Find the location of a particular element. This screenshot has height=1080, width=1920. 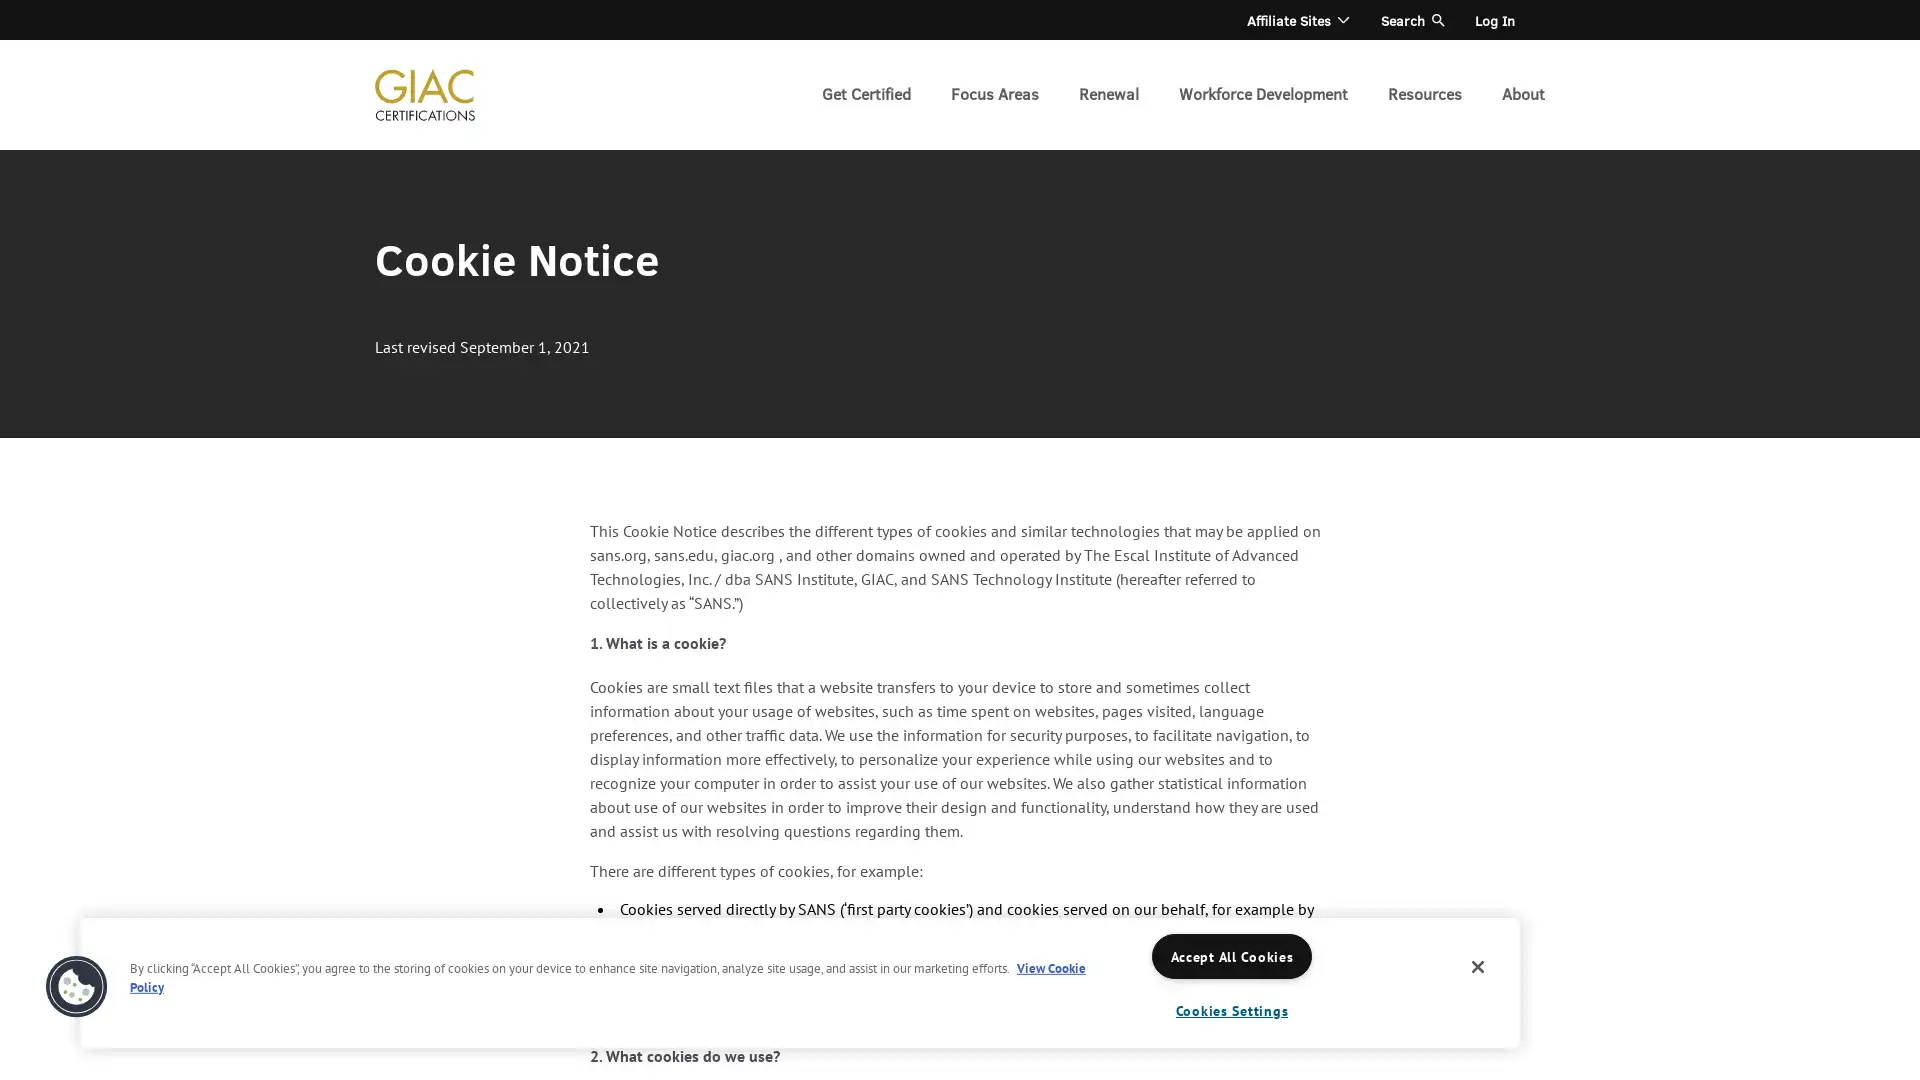

Accept All Cookies is located at coordinates (1231, 955).